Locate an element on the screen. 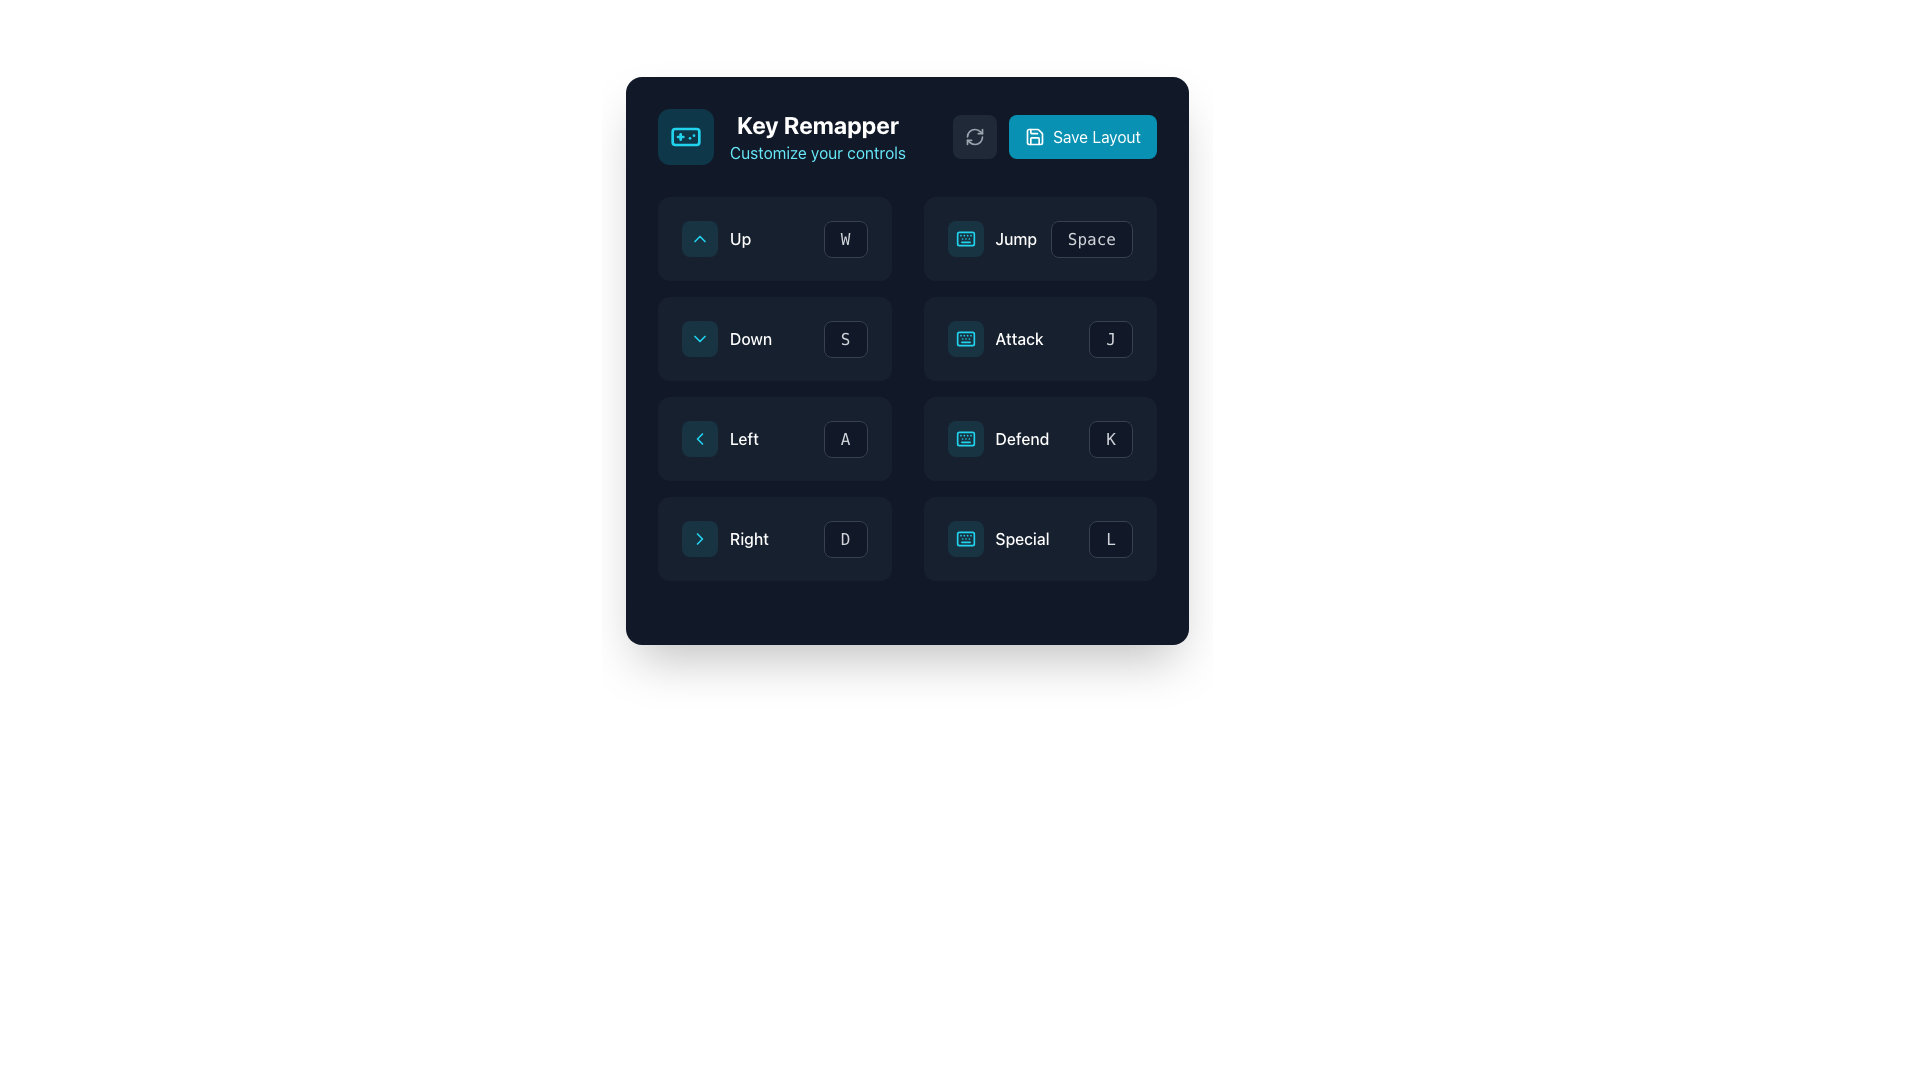 This screenshot has width=1920, height=1080. the 'Attack' button with a keyboard icon, located in the third row and second column of the 'Key Remapper' panel is located at coordinates (995, 338).